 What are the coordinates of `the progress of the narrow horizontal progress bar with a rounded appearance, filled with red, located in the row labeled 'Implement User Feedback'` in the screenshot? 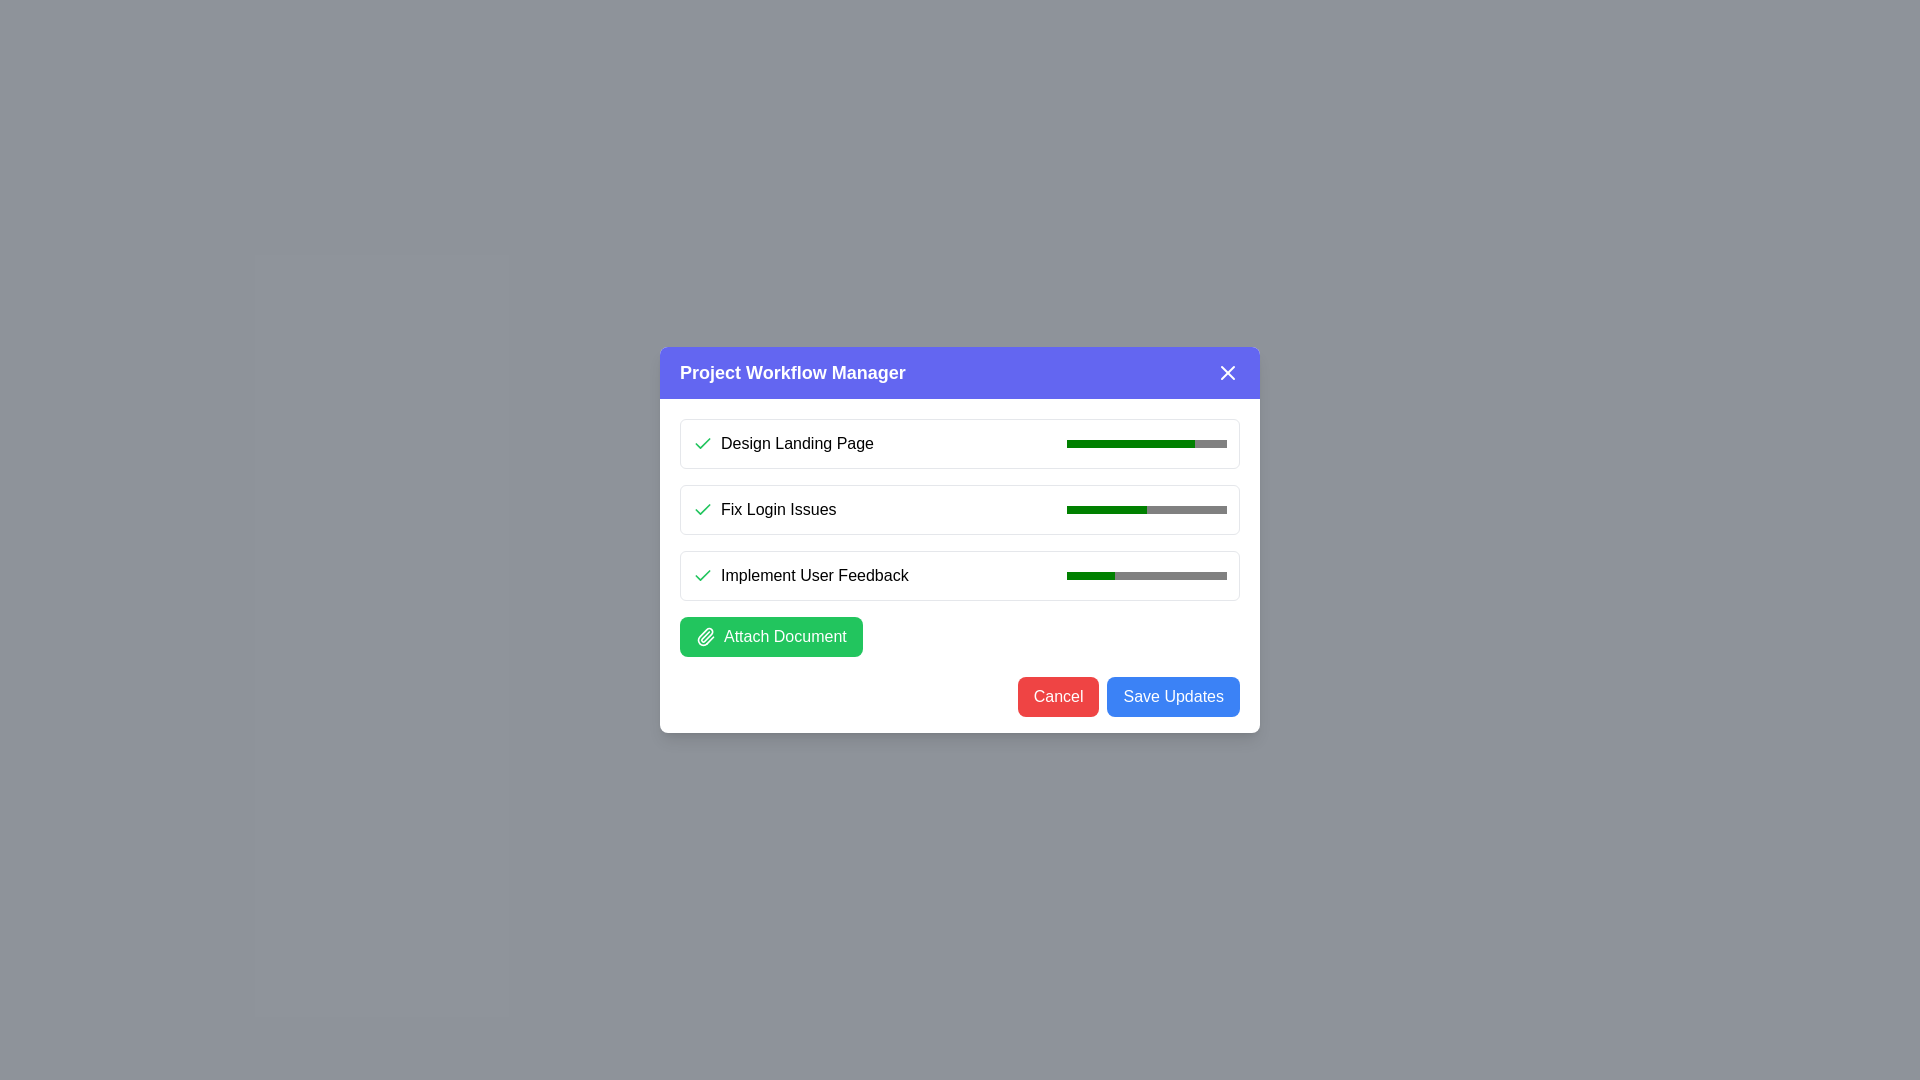 It's located at (1147, 575).